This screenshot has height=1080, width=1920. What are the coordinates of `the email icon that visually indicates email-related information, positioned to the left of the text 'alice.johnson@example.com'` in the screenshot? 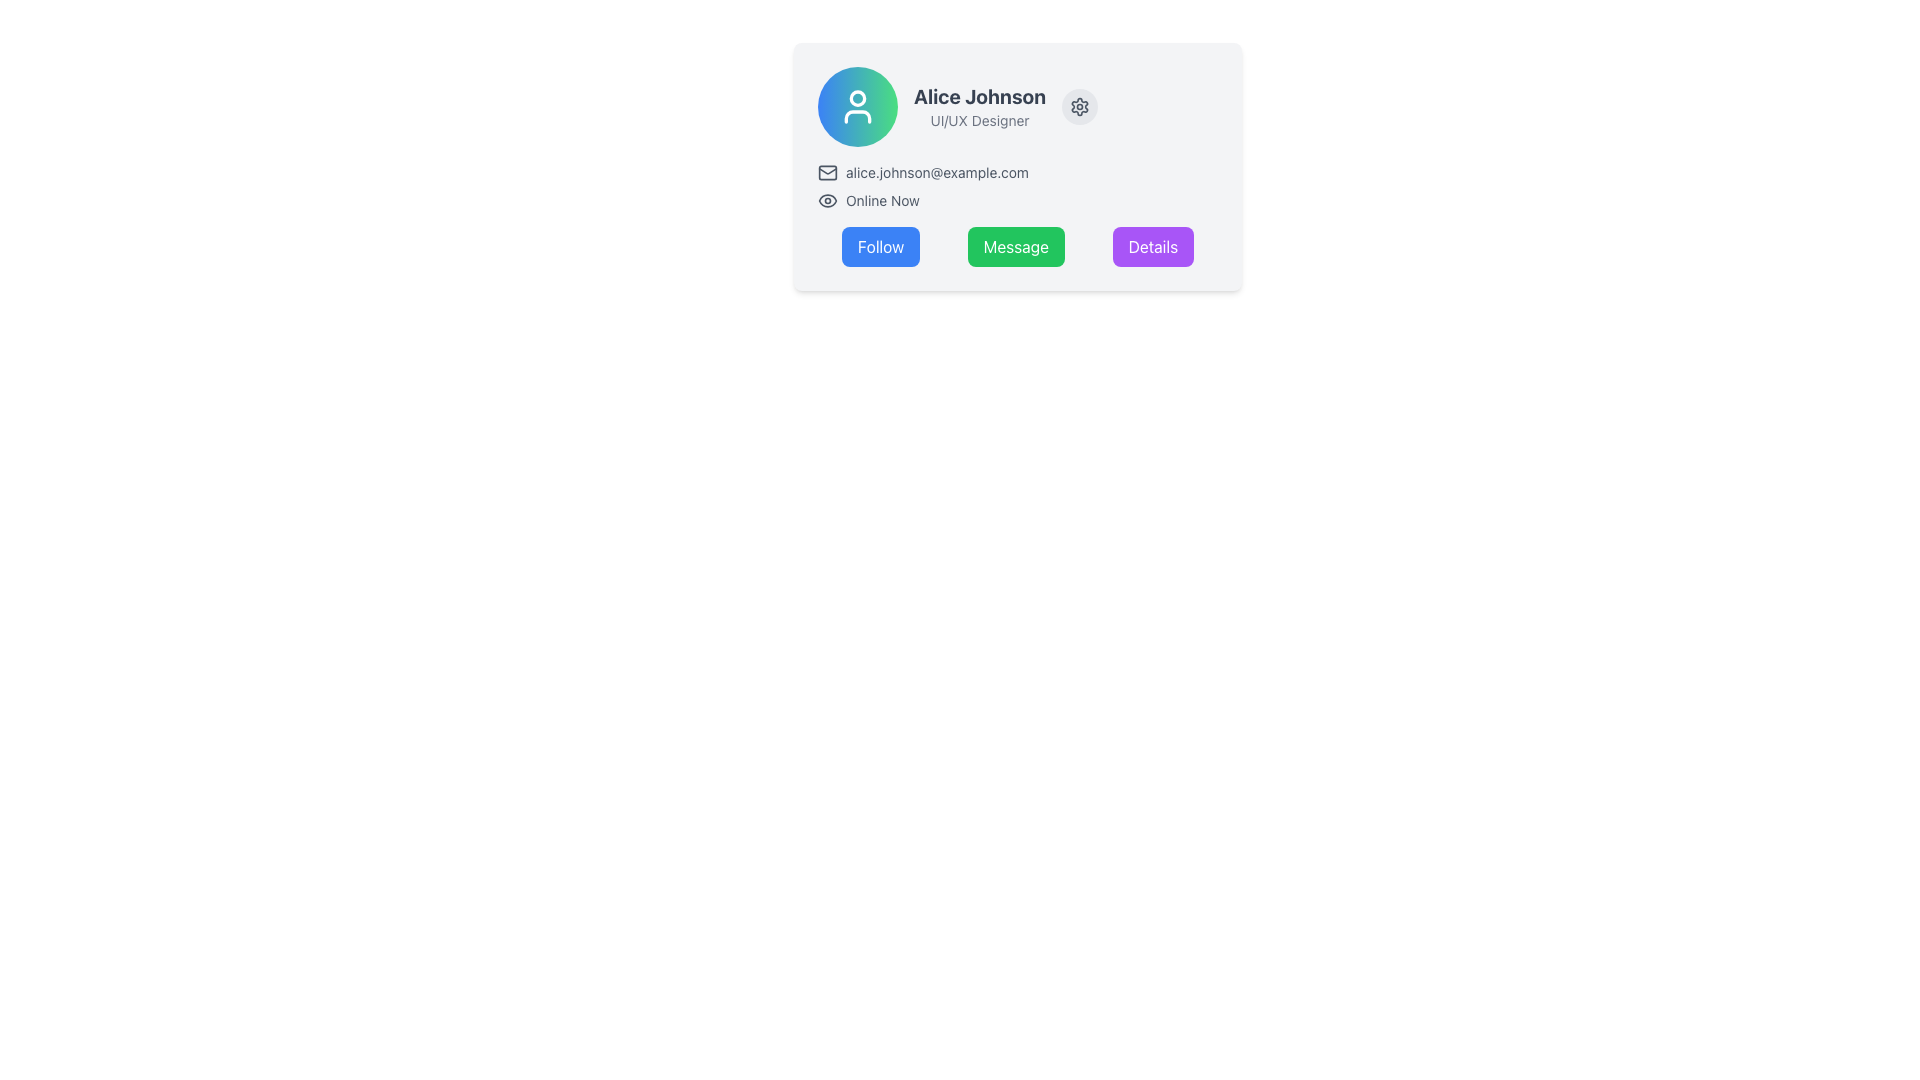 It's located at (828, 172).